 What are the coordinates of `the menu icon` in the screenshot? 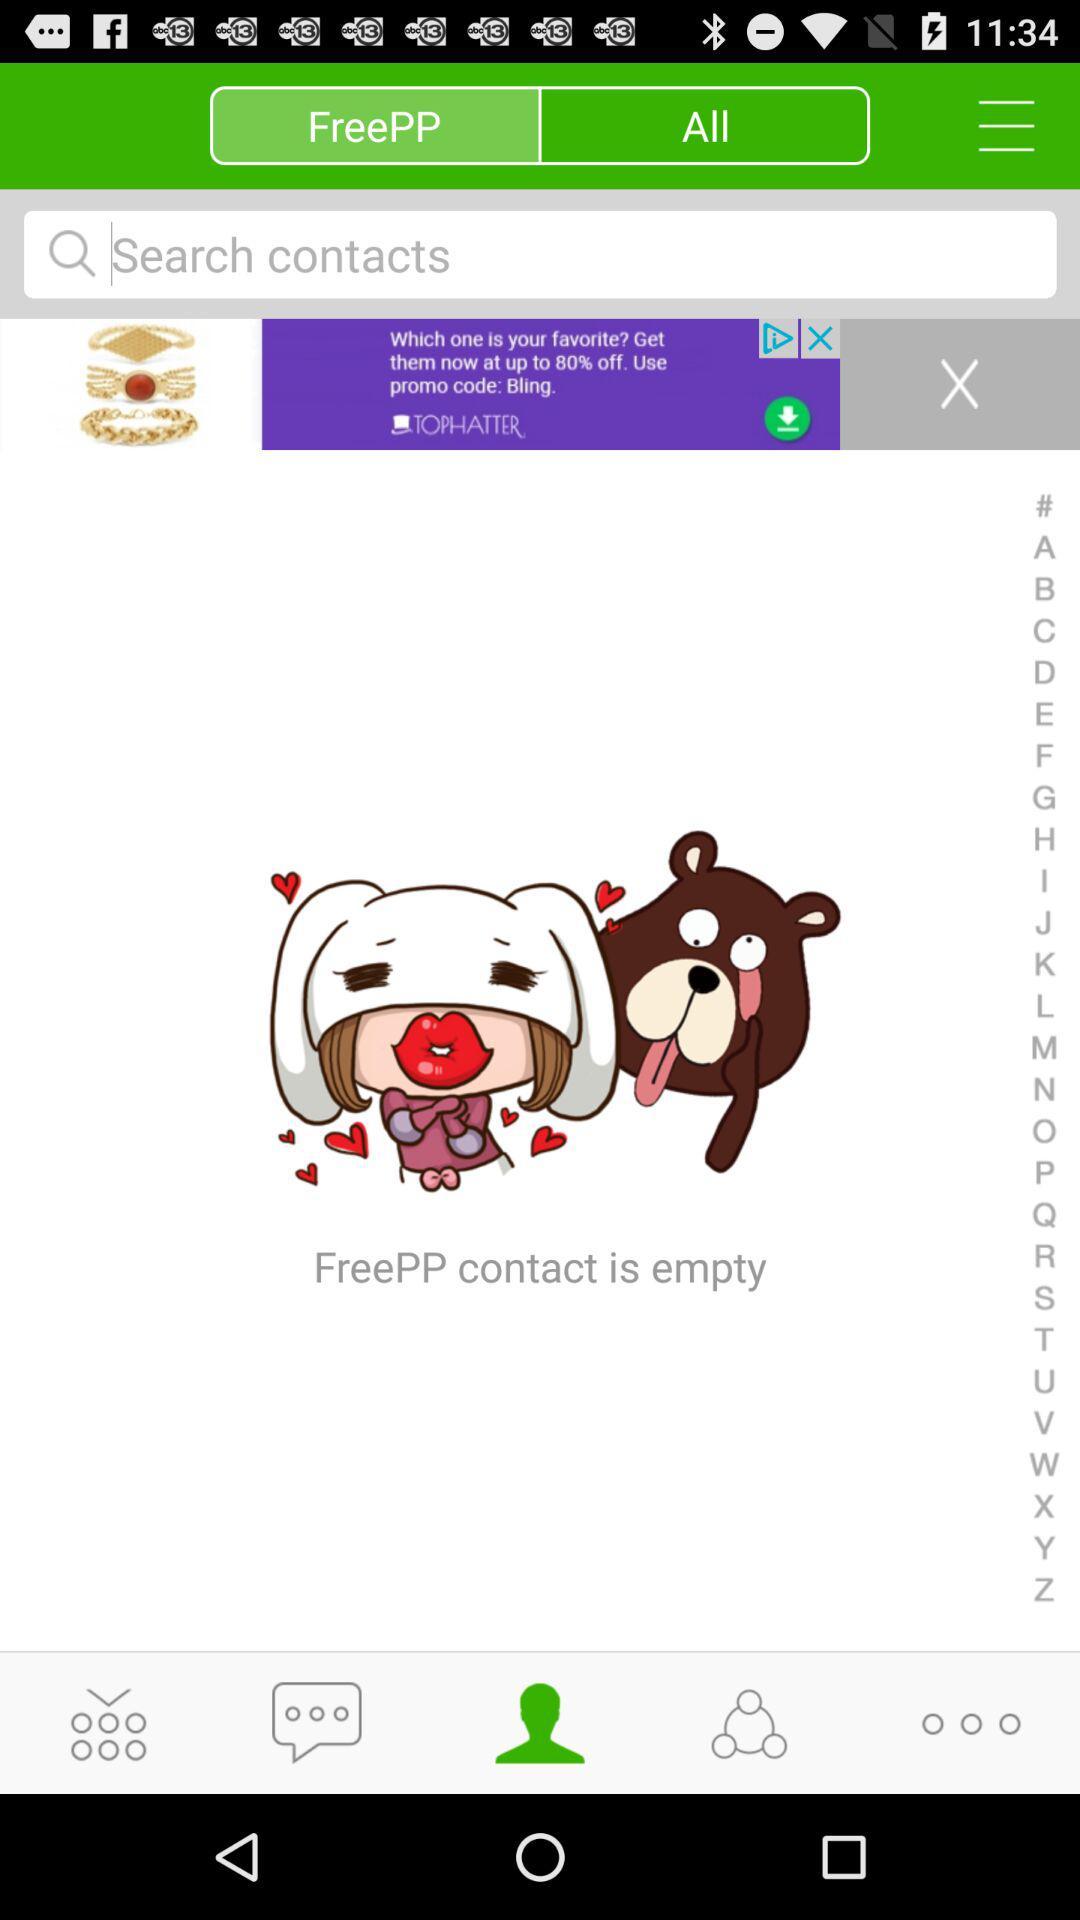 It's located at (995, 133).